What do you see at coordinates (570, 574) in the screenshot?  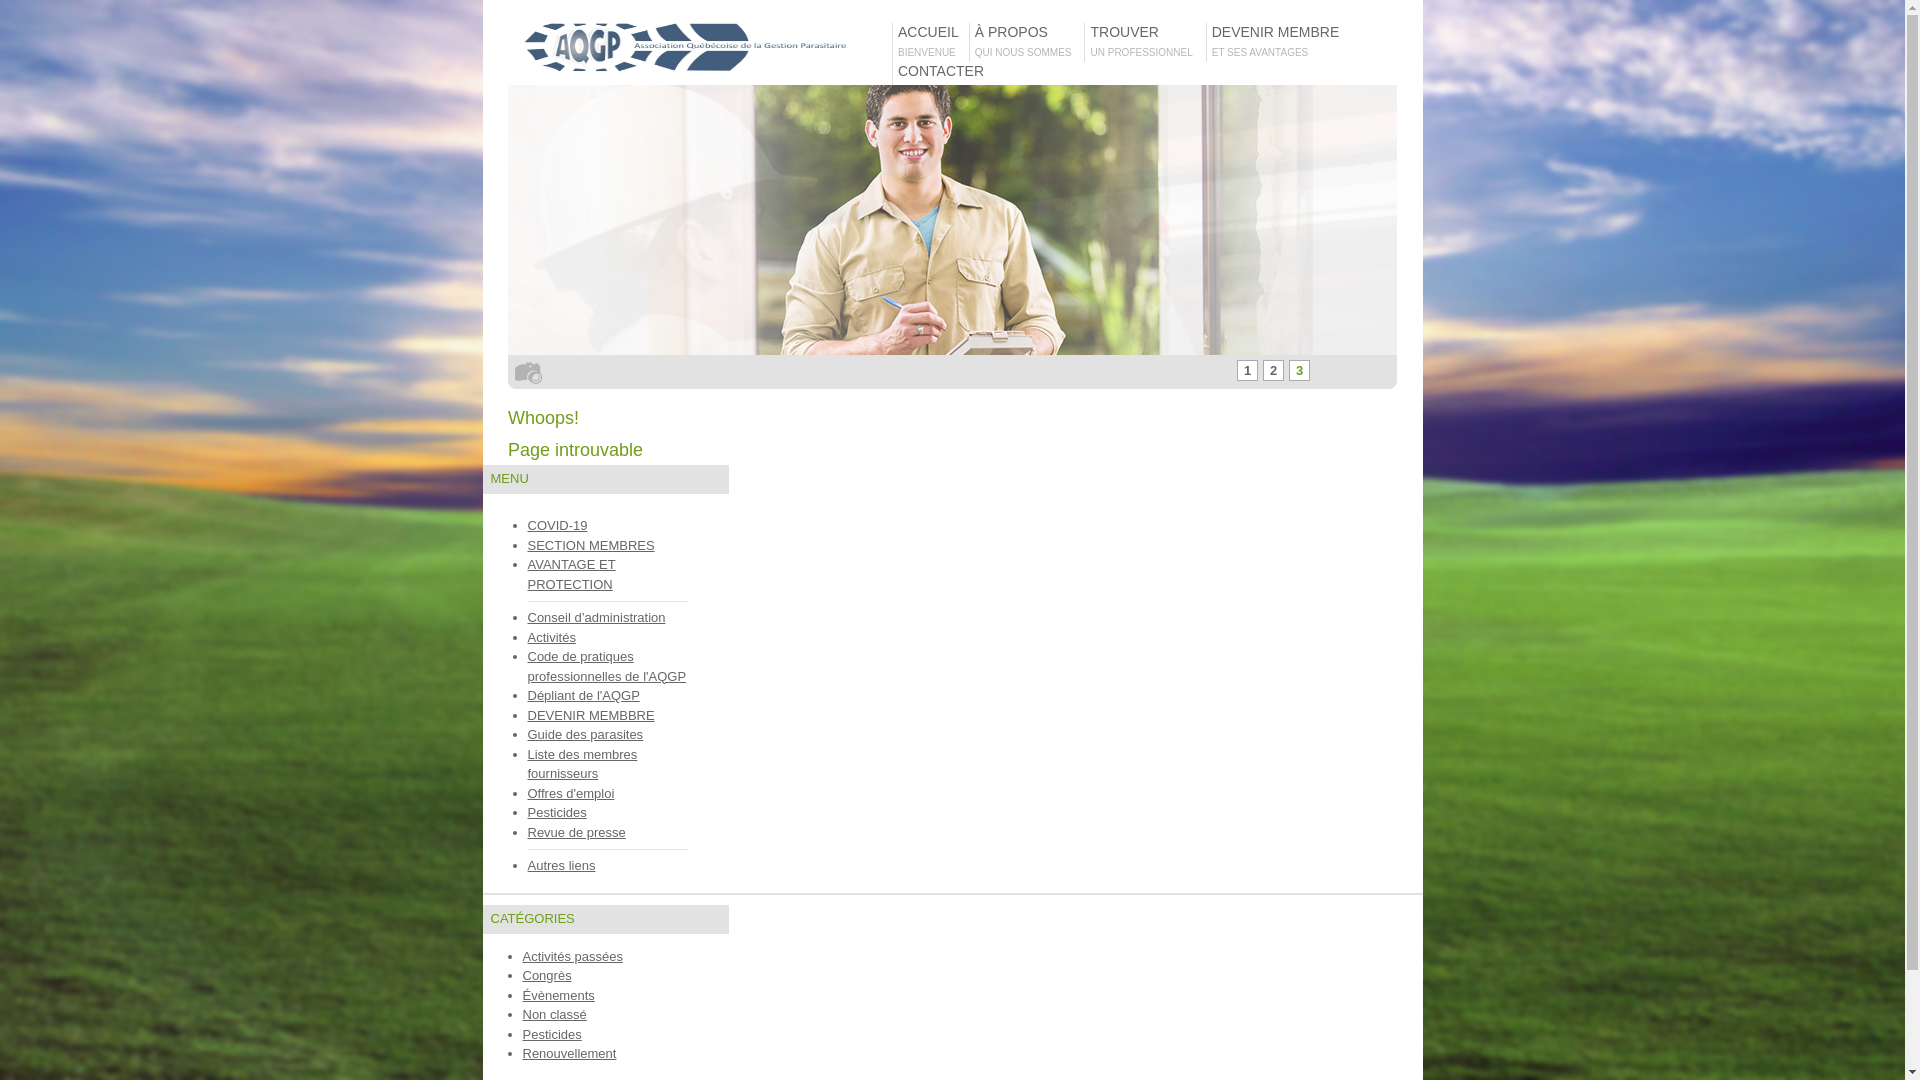 I see `'AVANTAGE ET PROTECTION'` at bounding box center [570, 574].